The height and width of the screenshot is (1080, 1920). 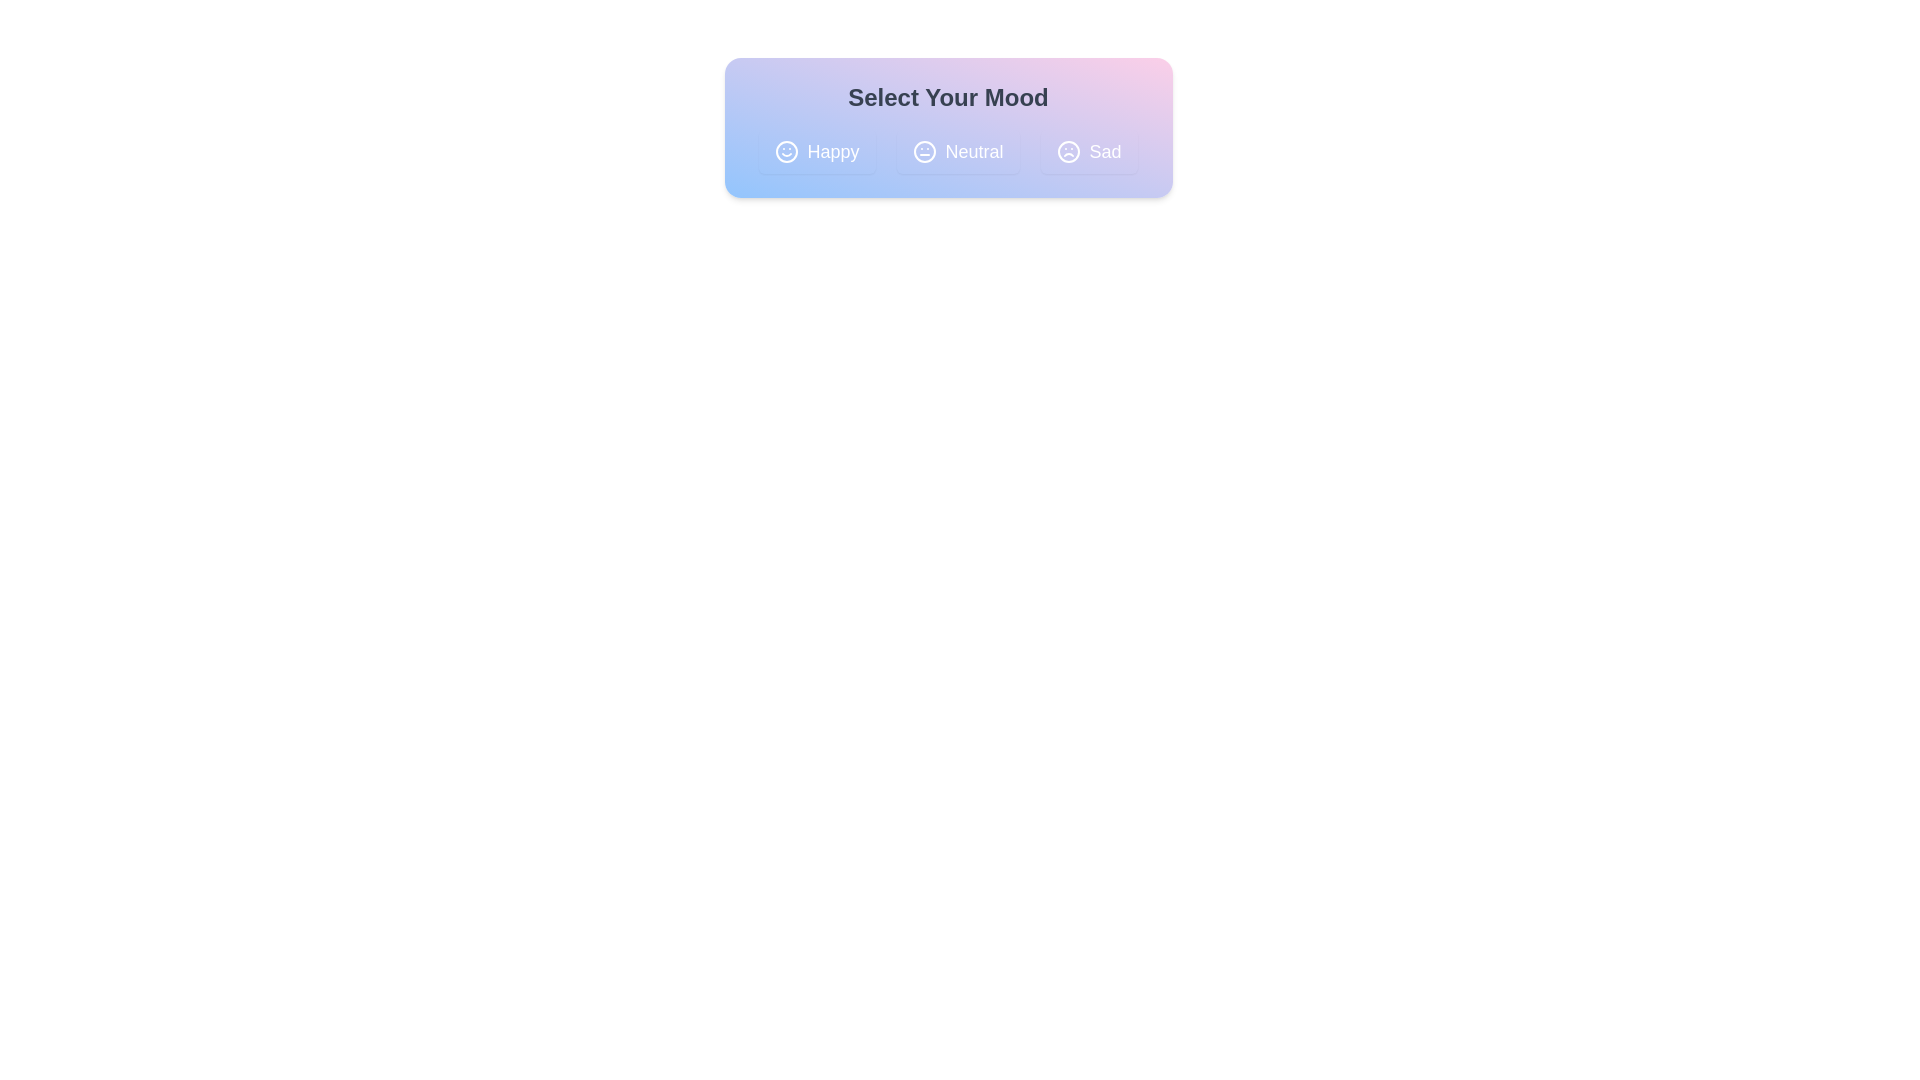 What do you see at coordinates (957, 150) in the screenshot?
I see `the mood chip corresponding to Neutral` at bounding box center [957, 150].